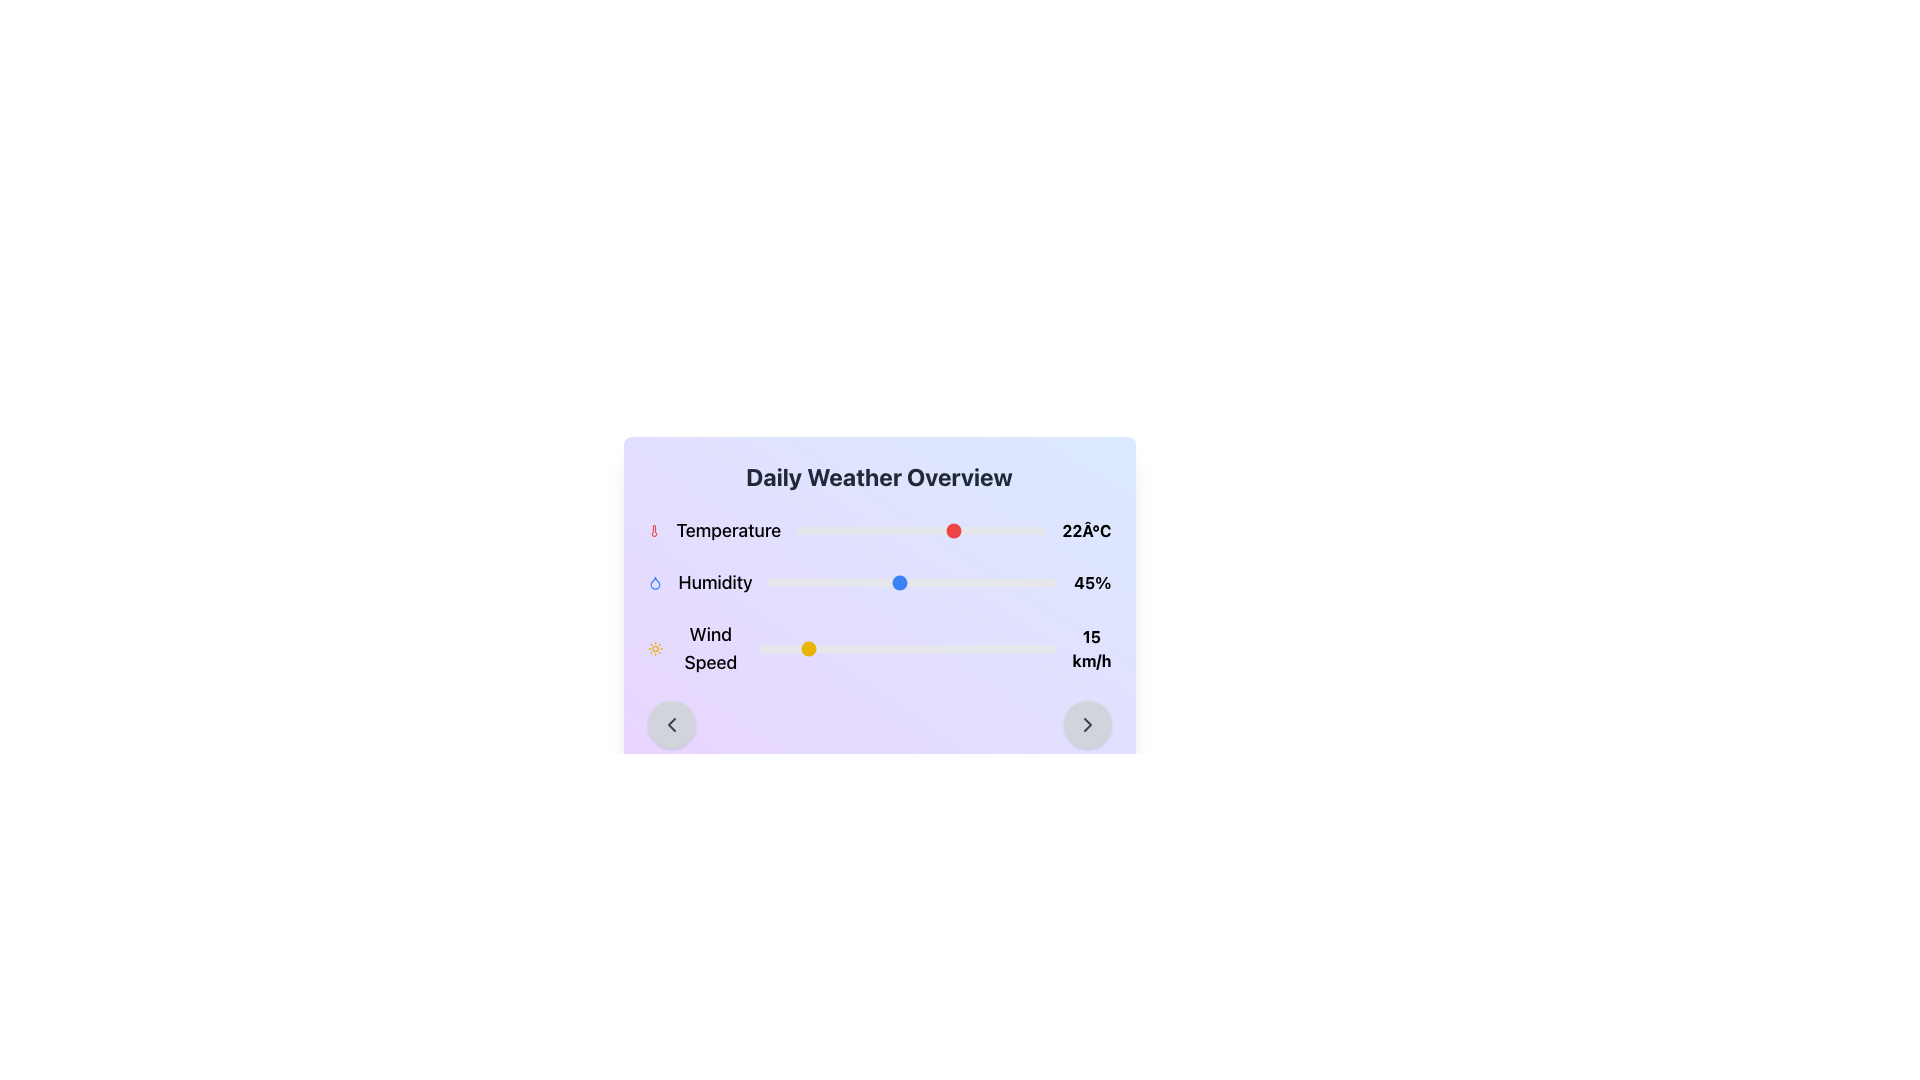 This screenshot has height=1080, width=1920. I want to click on text content of the label indicating humidity levels, located within the 'flex items-center space-x-4' group, adjacent to the progress bar and blue water droplet icon, so click(715, 582).